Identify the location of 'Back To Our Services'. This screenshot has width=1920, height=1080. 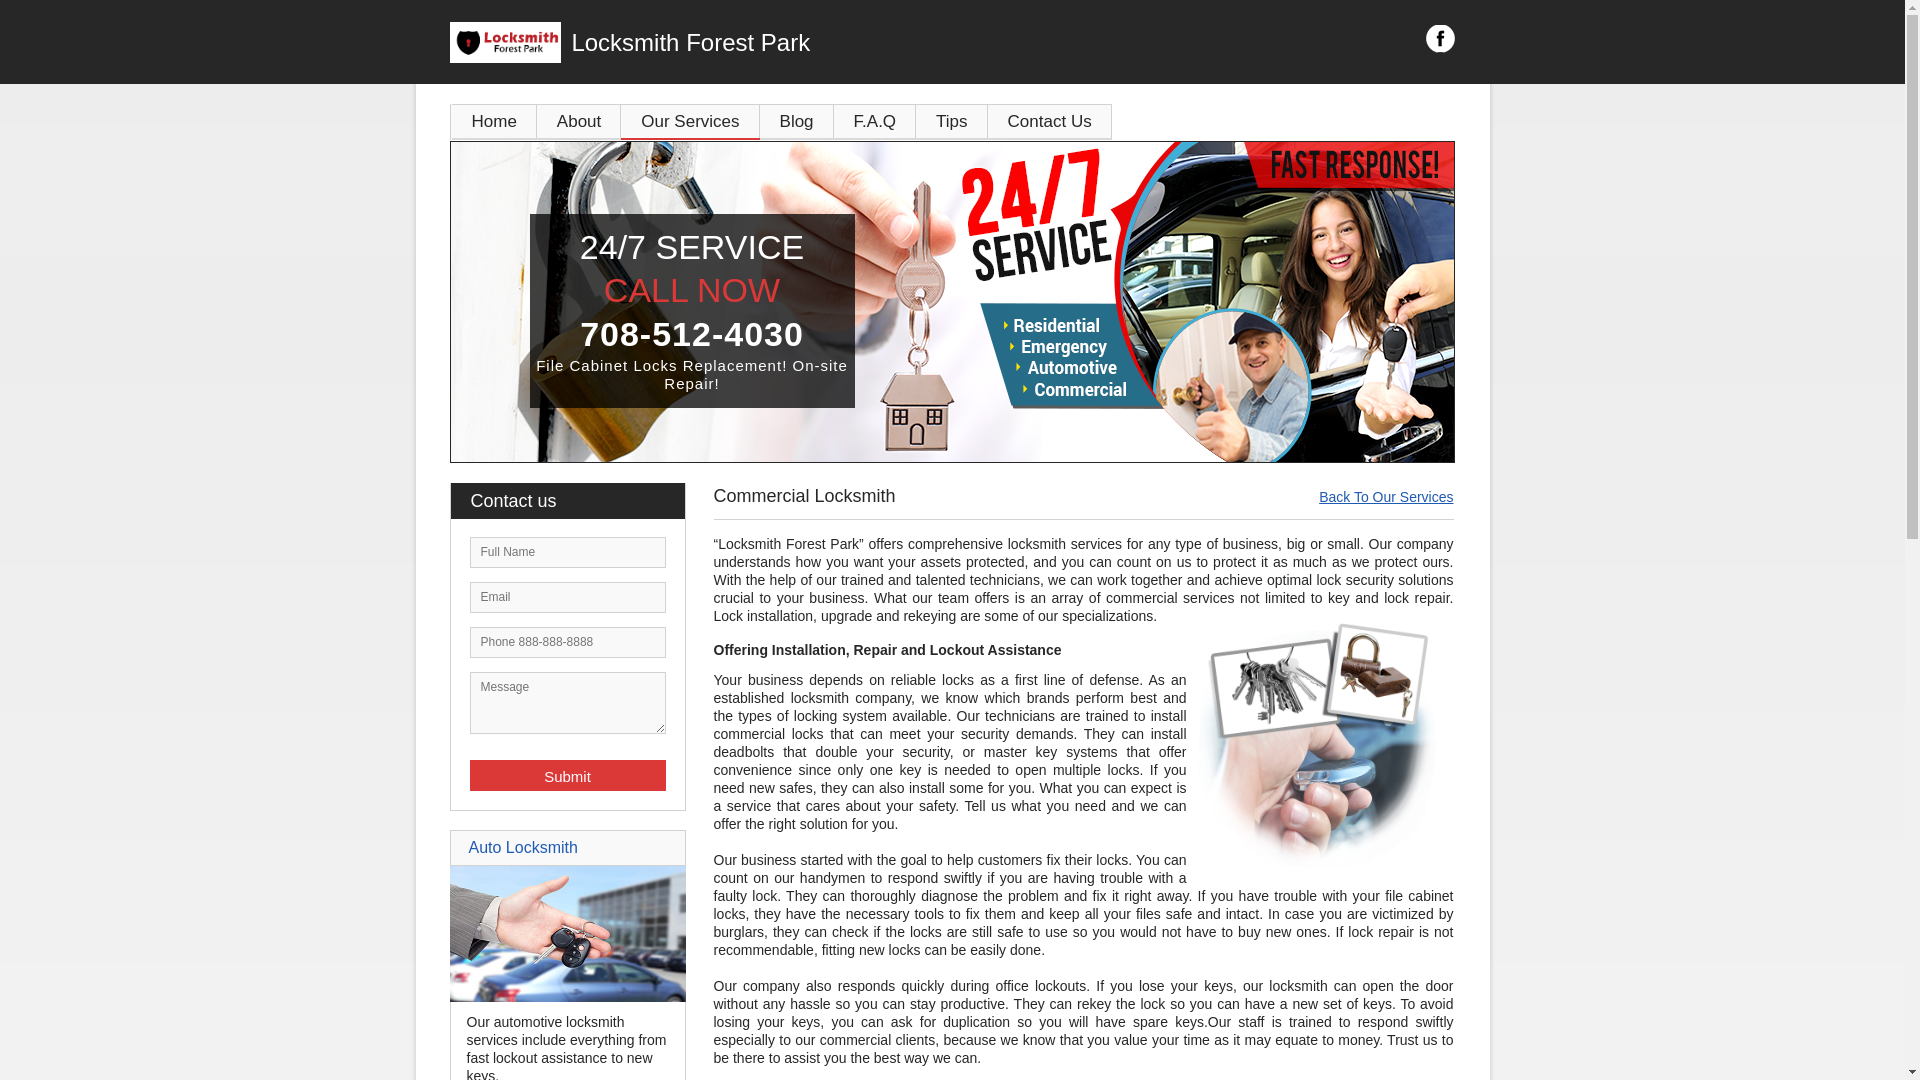
(1319, 496).